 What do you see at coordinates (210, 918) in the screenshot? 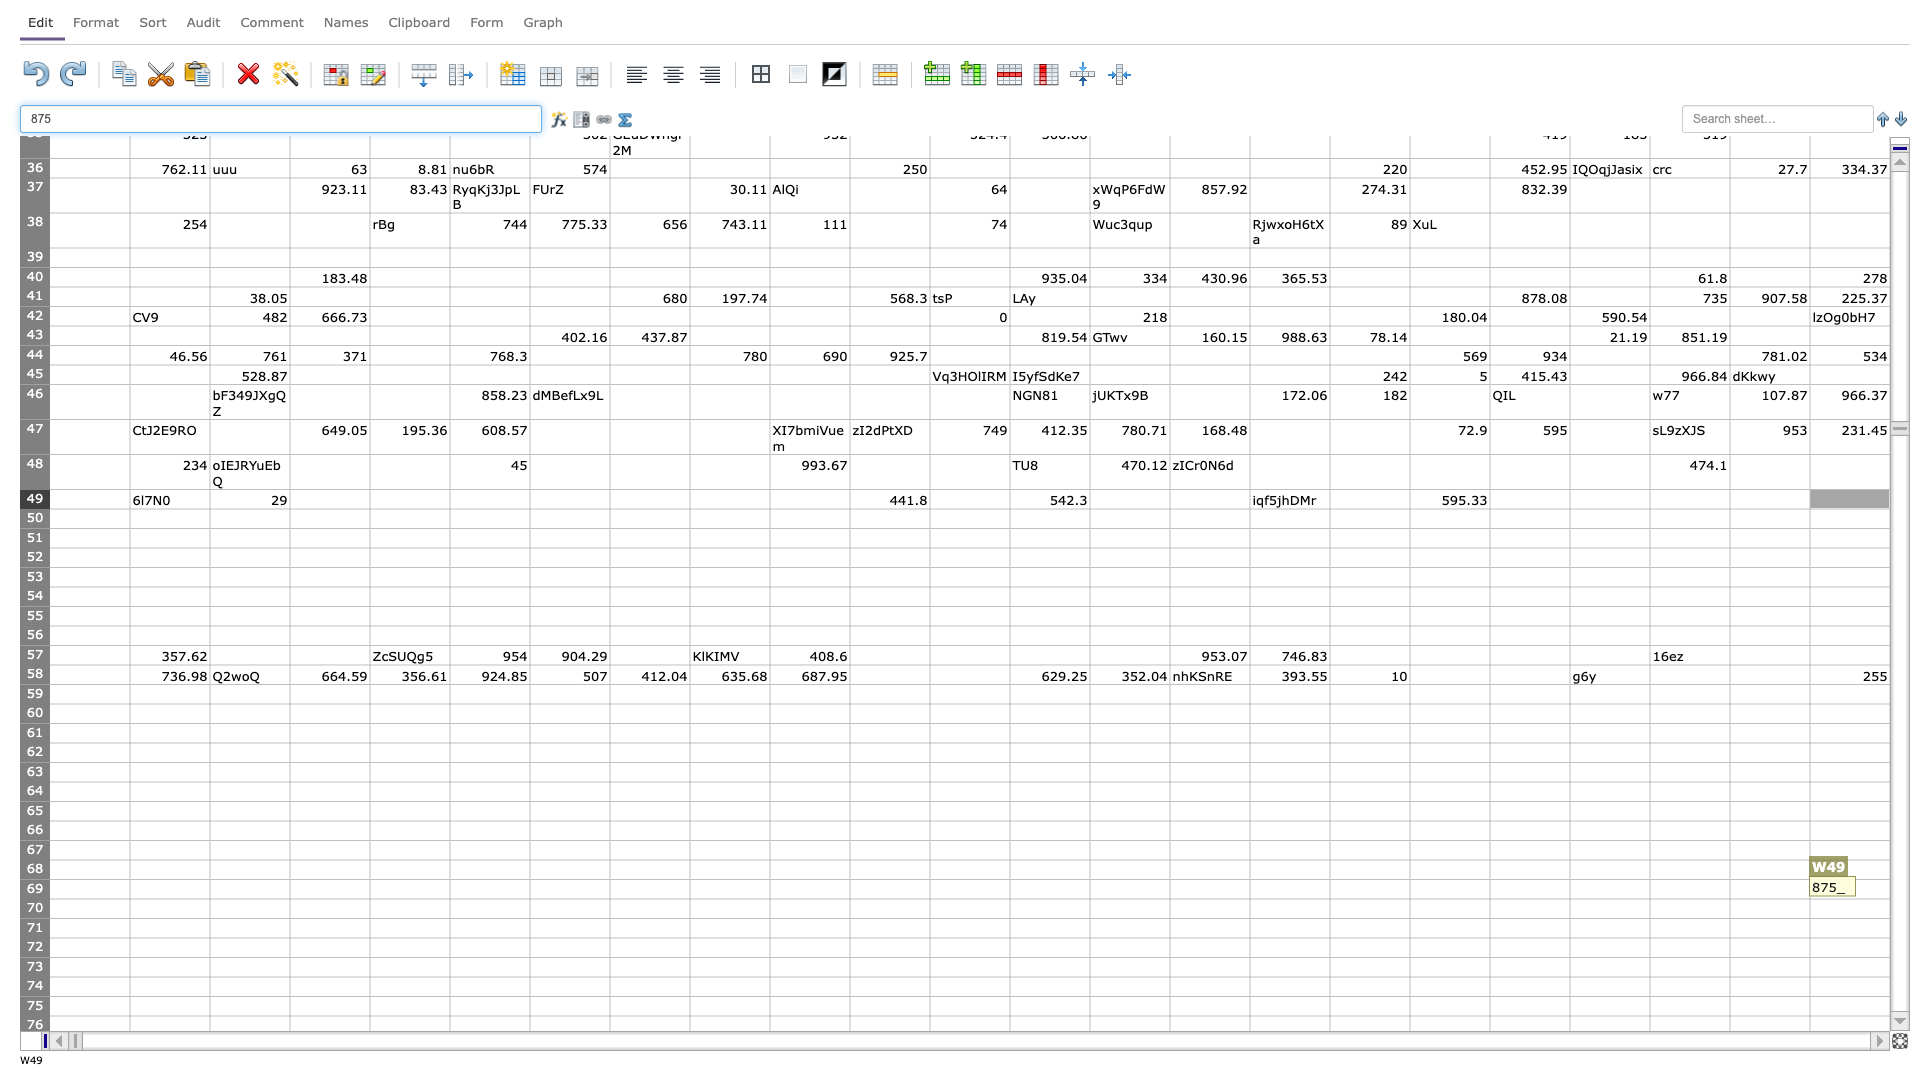
I see `Series fill point of cell B70` at bounding box center [210, 918].